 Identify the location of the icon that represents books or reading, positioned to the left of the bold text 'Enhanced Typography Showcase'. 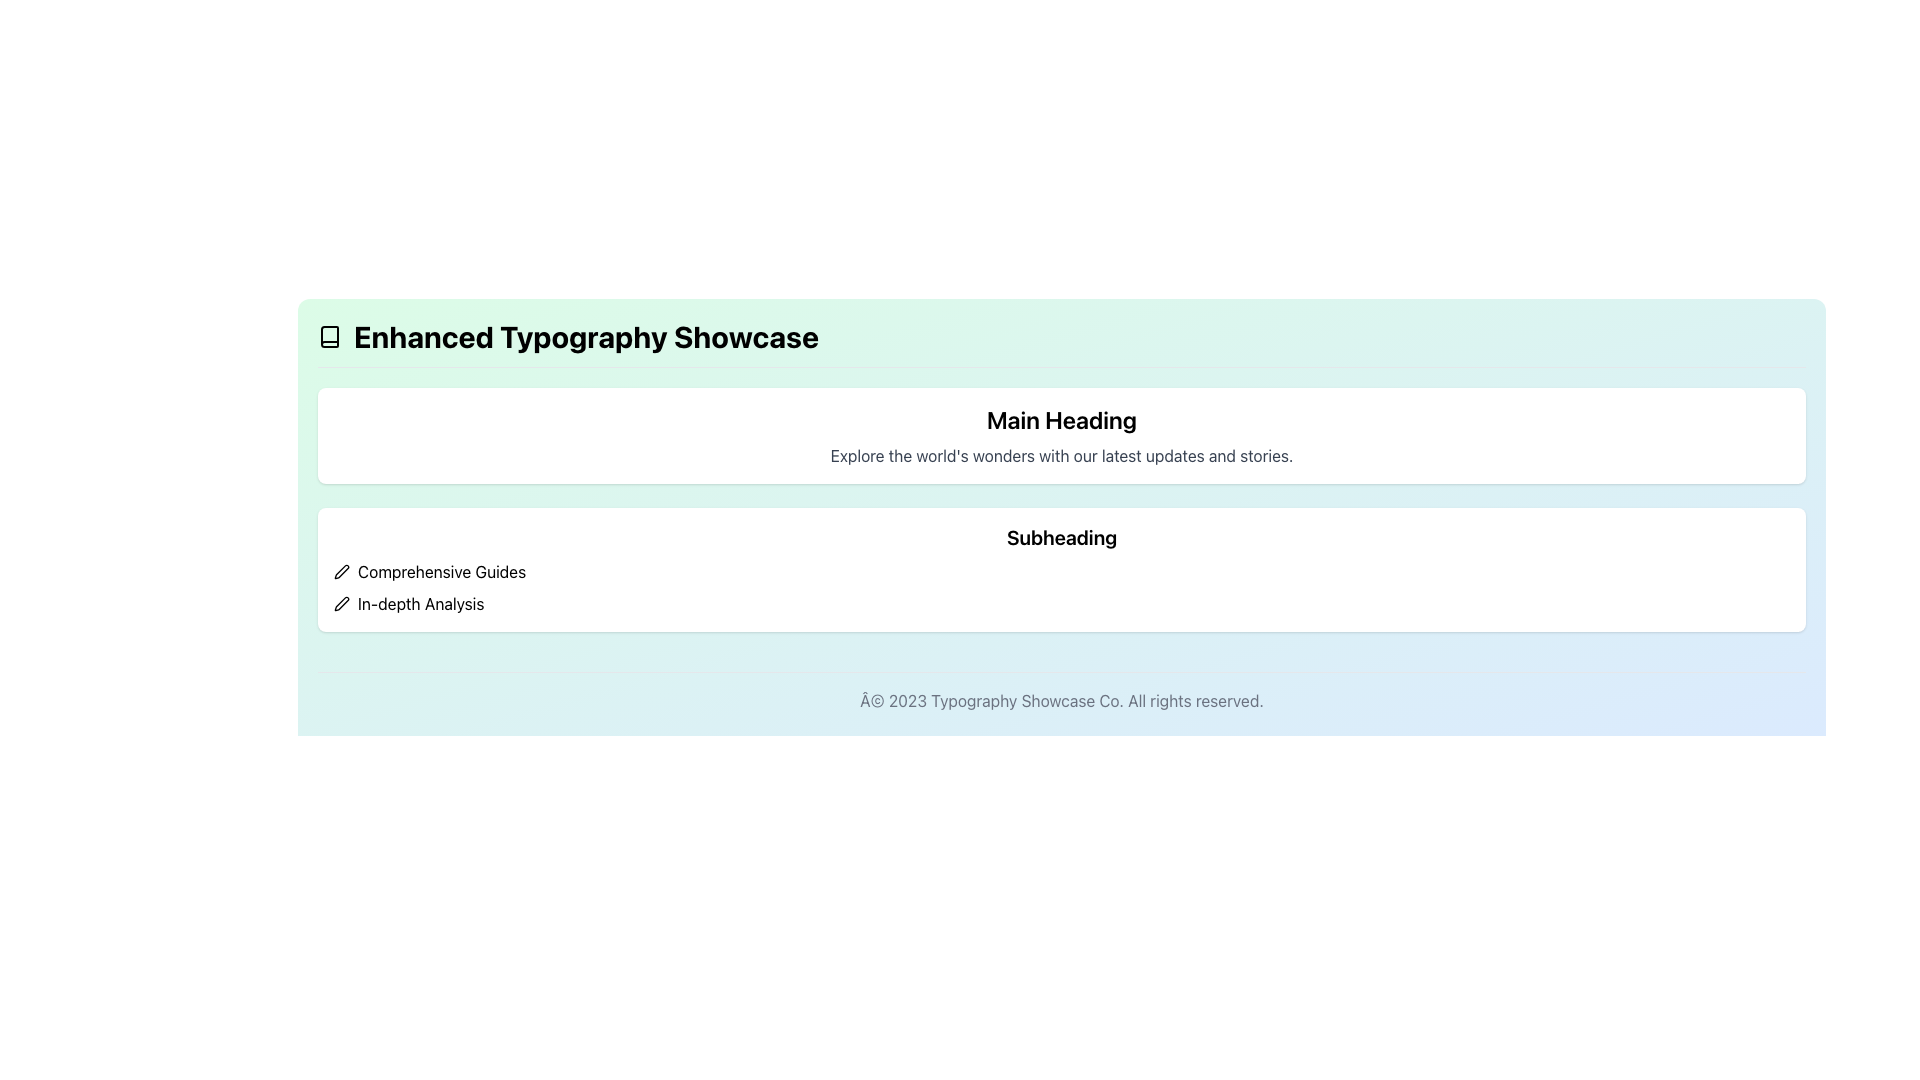
(330, 335).